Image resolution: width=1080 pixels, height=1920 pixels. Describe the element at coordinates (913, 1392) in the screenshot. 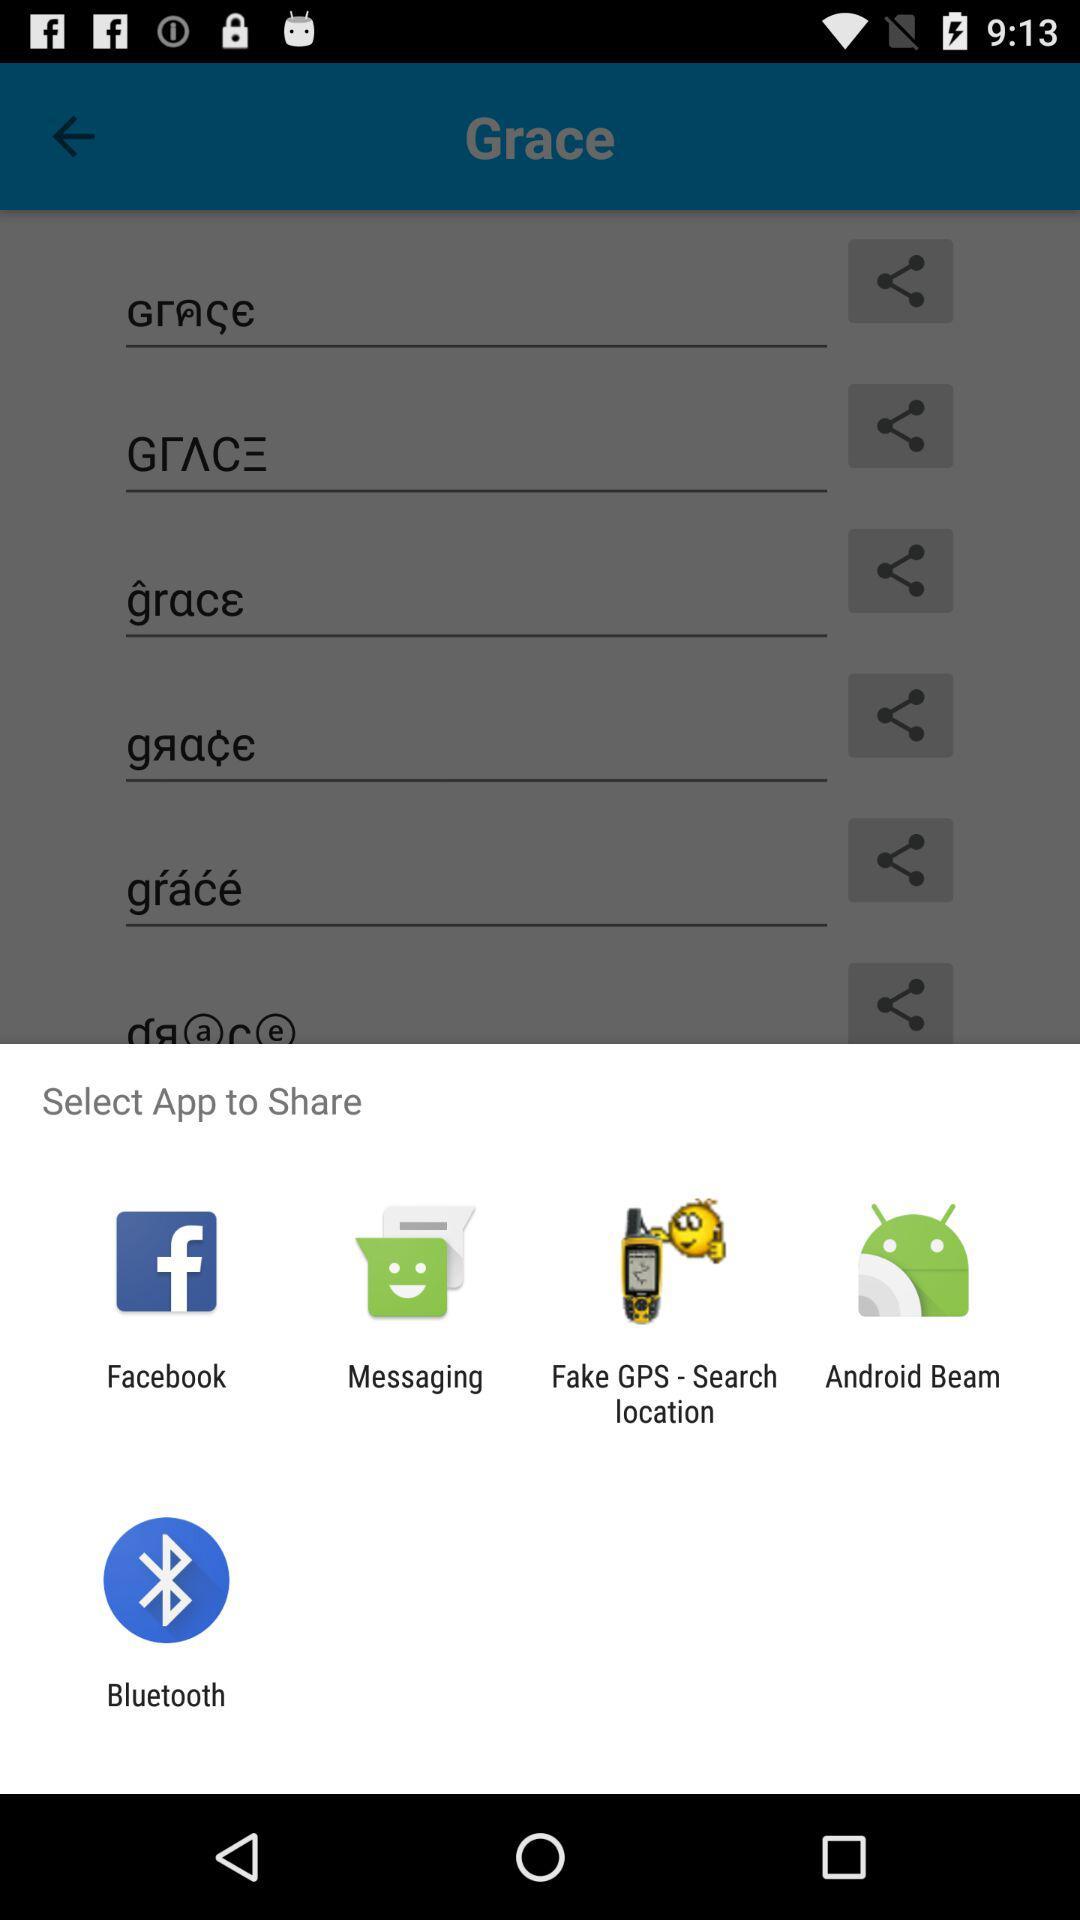

I see `item next to the fake gps search app` at that location.